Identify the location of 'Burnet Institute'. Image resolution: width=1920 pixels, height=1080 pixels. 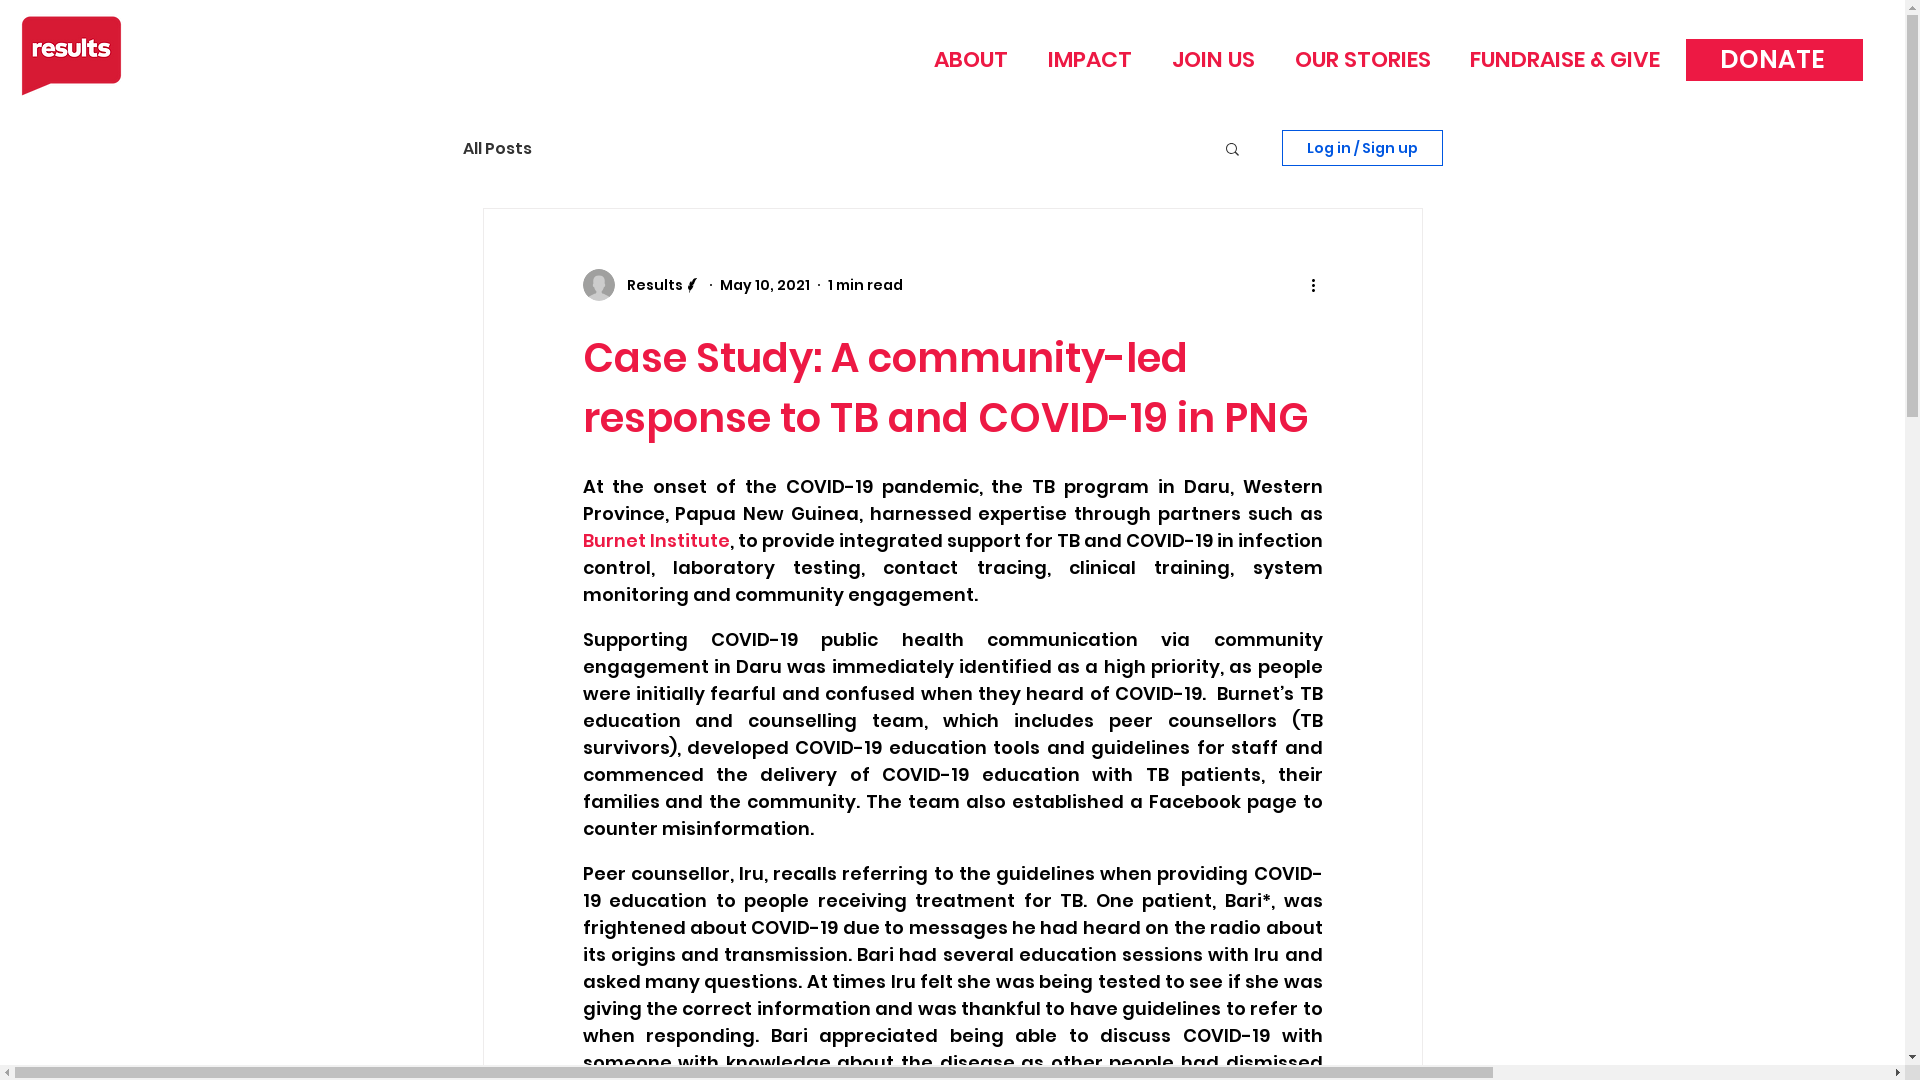
(655, 540).